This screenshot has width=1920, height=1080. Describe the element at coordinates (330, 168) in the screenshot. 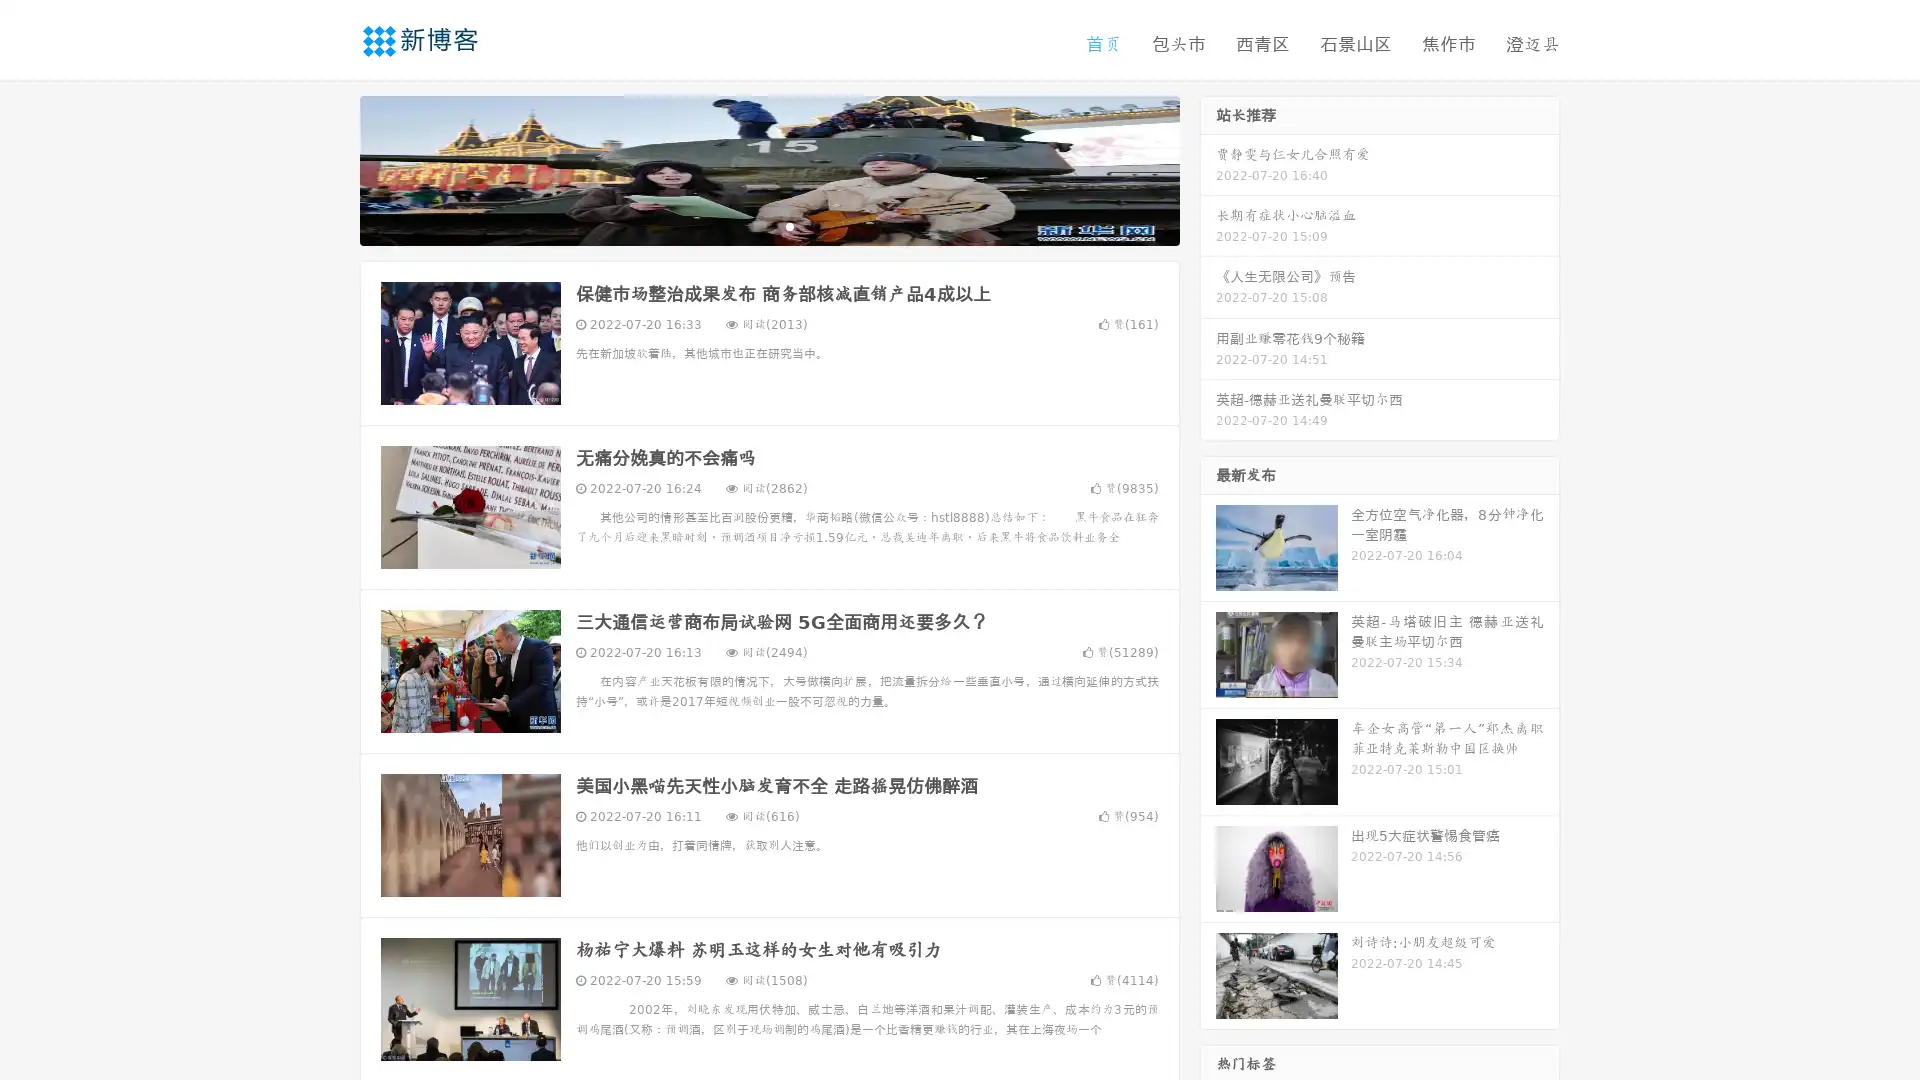

I see `Previous slide` at that location.